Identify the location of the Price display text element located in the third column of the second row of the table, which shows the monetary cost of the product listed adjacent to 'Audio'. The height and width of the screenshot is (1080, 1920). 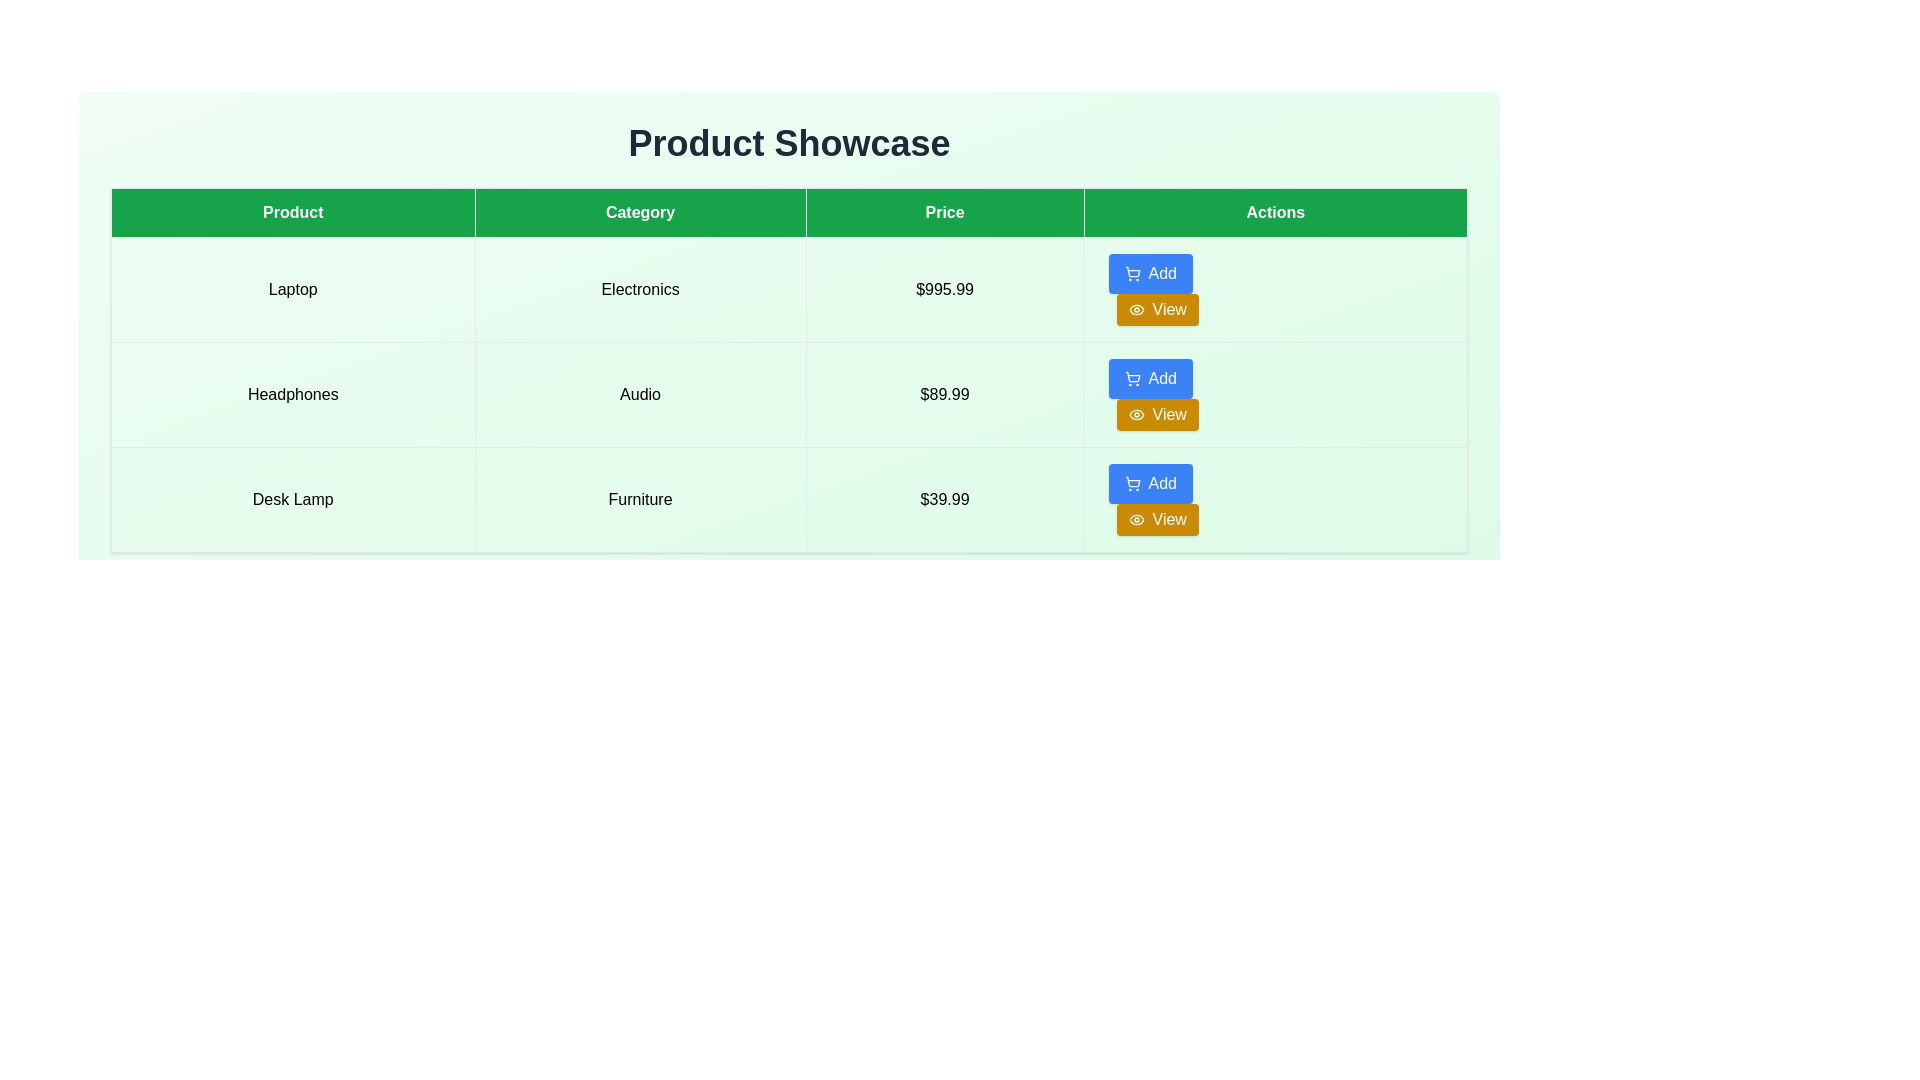
(944, 394).